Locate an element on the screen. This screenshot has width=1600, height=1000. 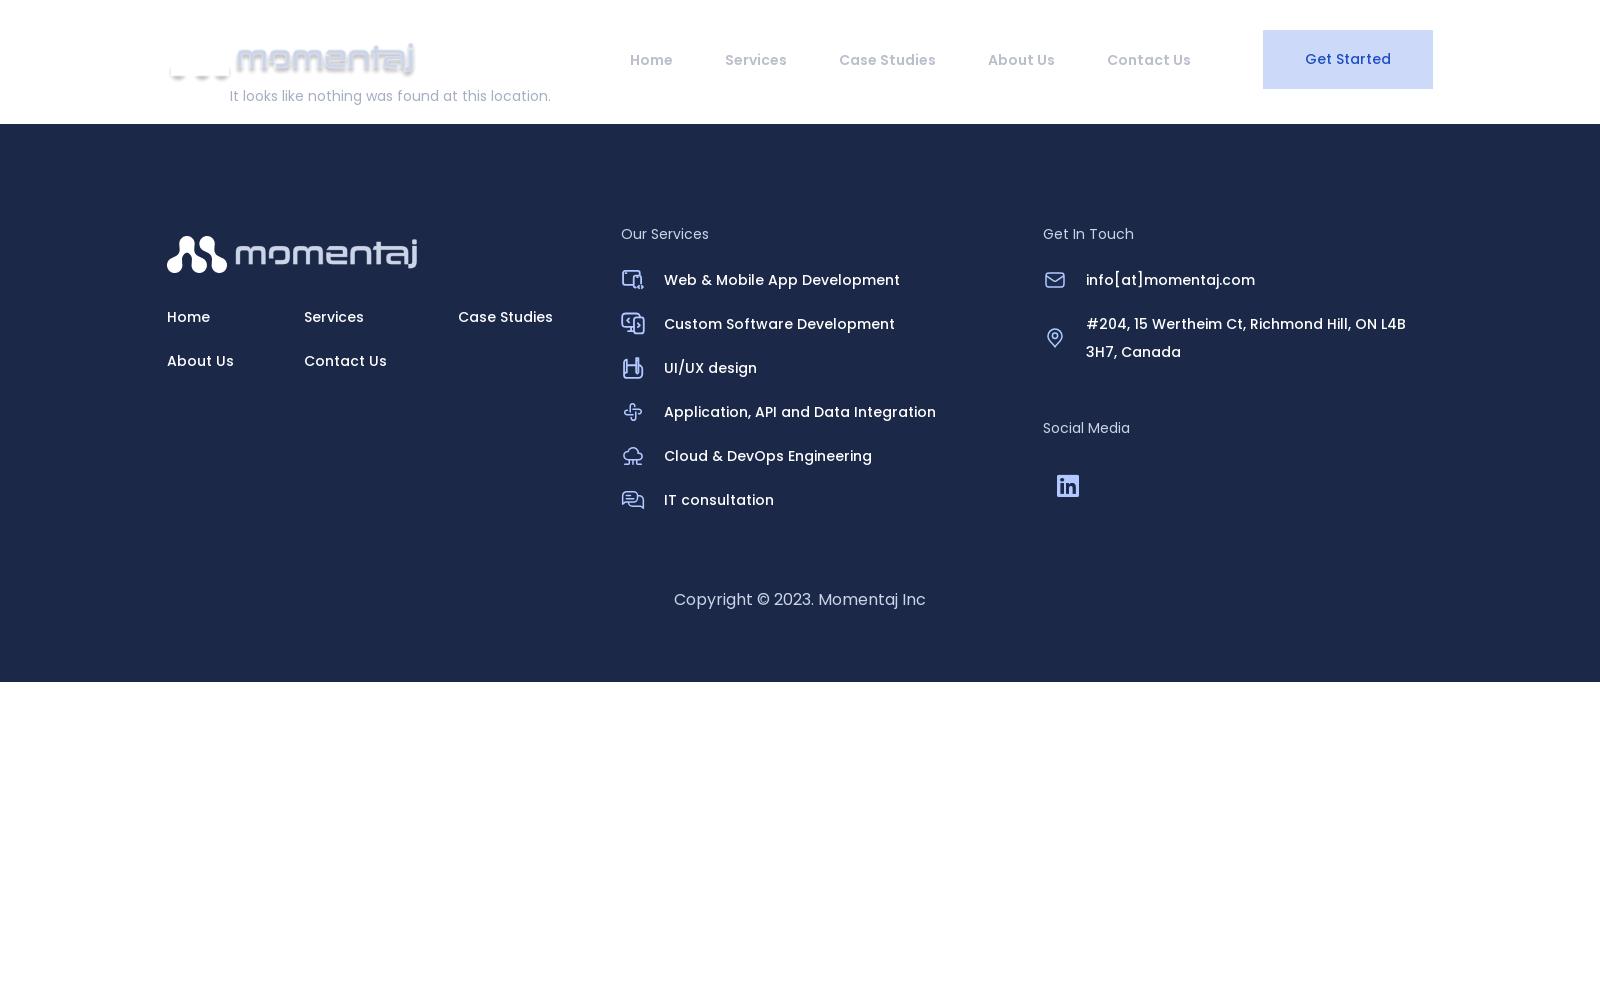
'Cloud & DevOps Engineering' is located at coordinates (767, 455).